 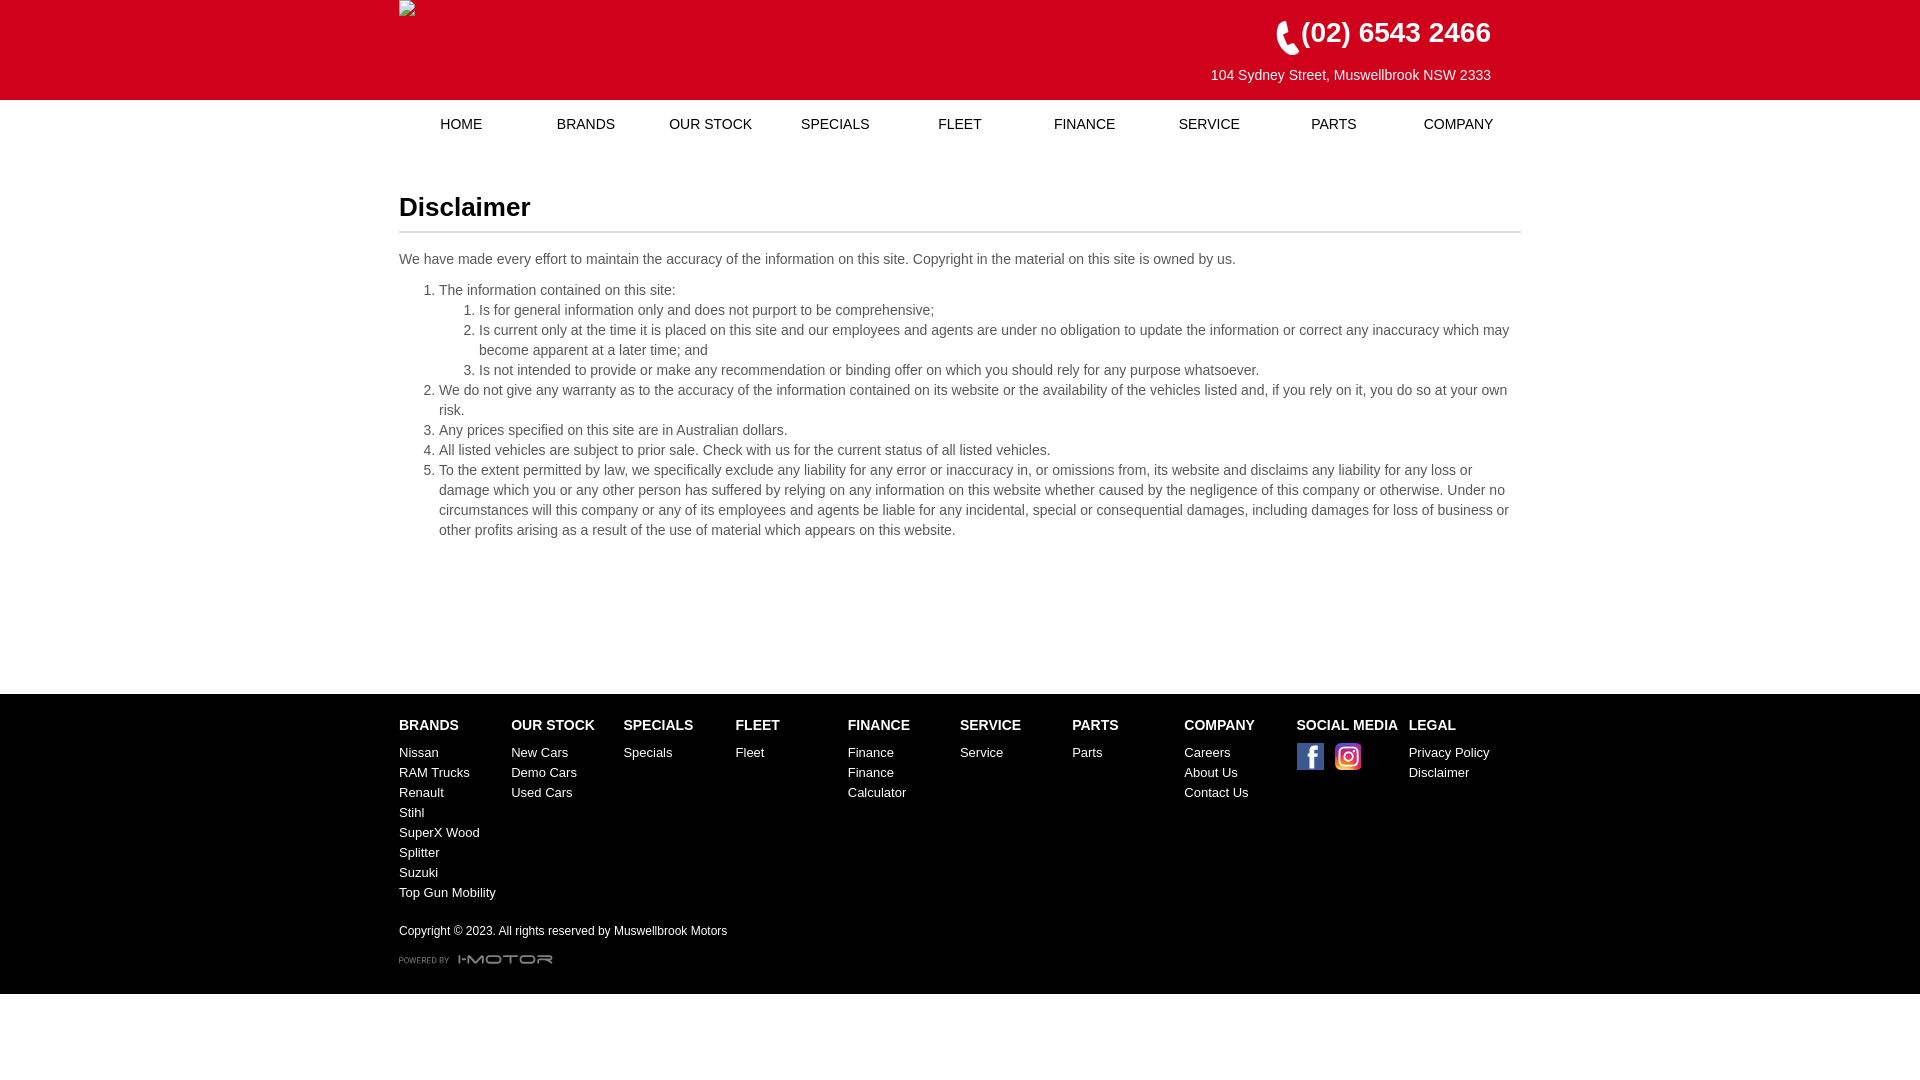 I want to click on 'RAM Trucks', so click(x=398, y=771).